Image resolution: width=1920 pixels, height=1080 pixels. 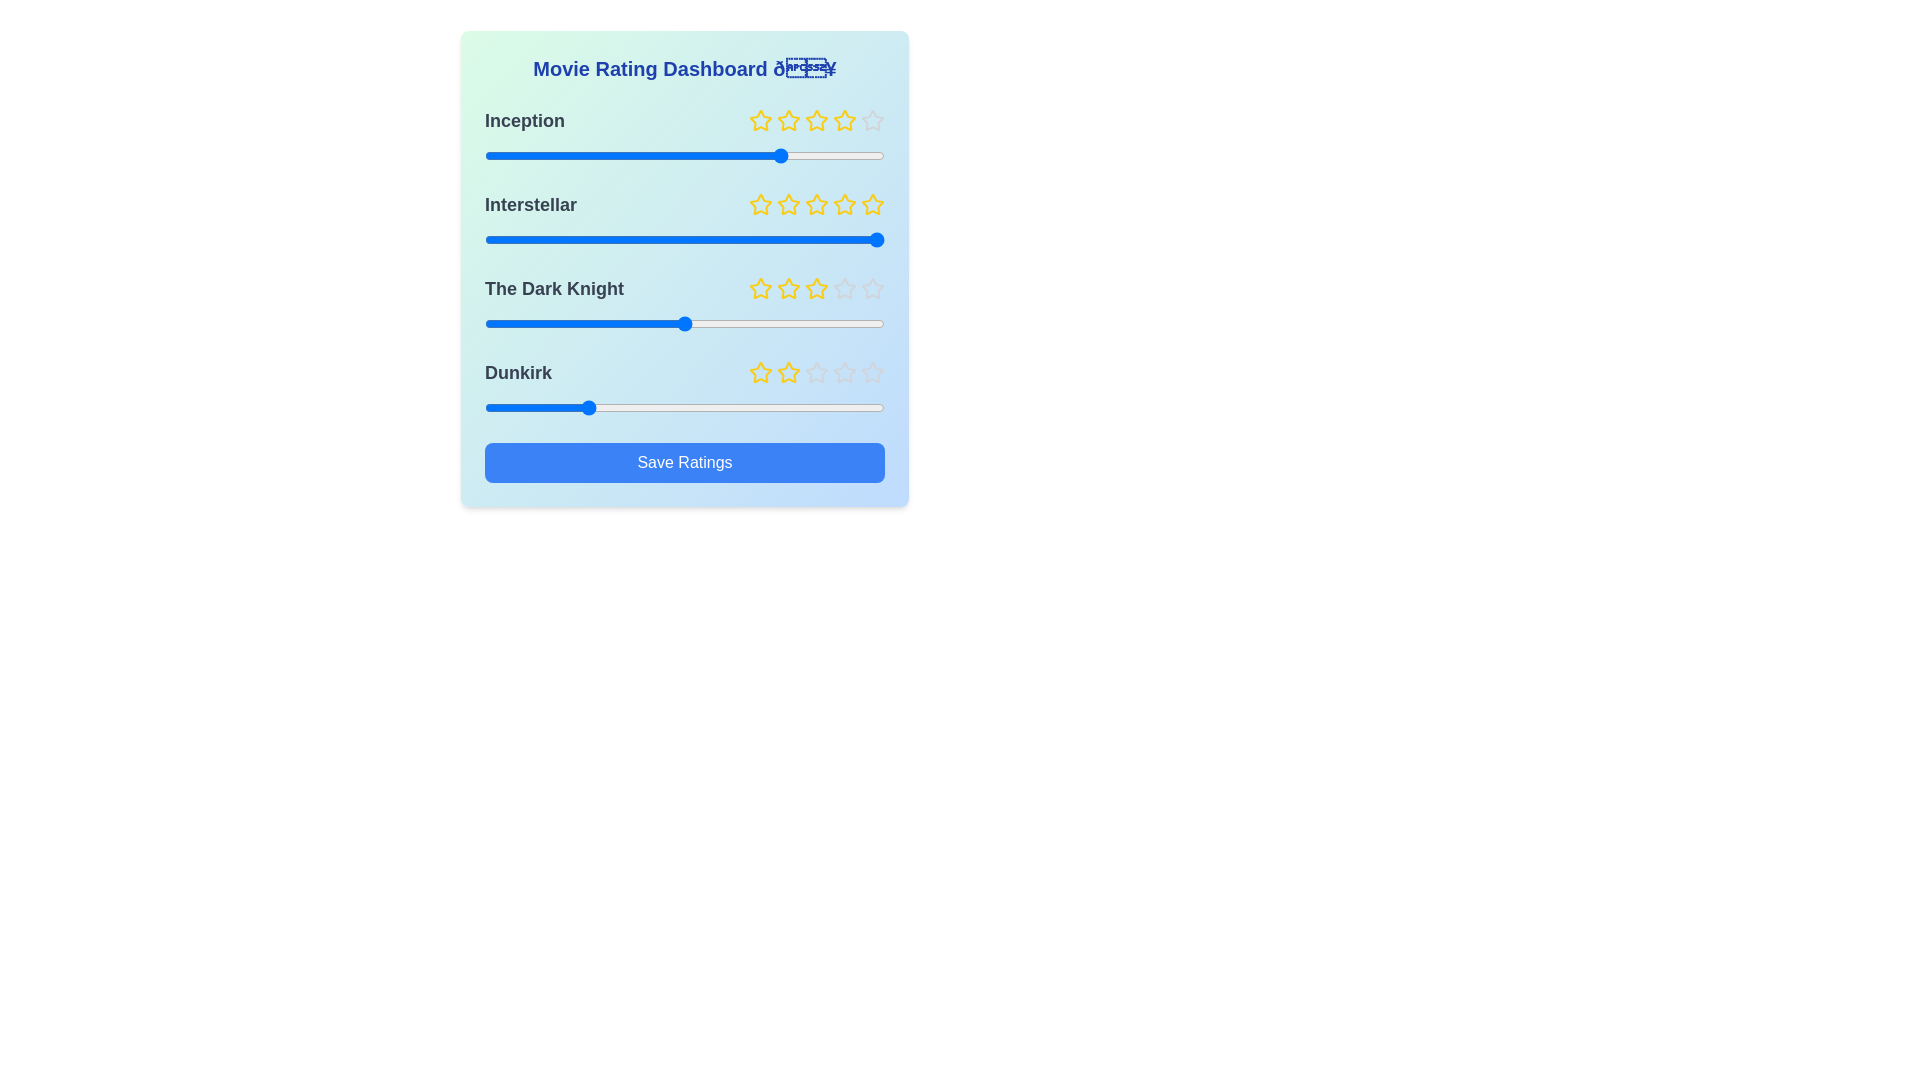 What do you see at coordinates (484, 154) in the screenshot?
I see `the slider for the movie 'Inception' to set the rating to 1` at bounding box center [484, 154].